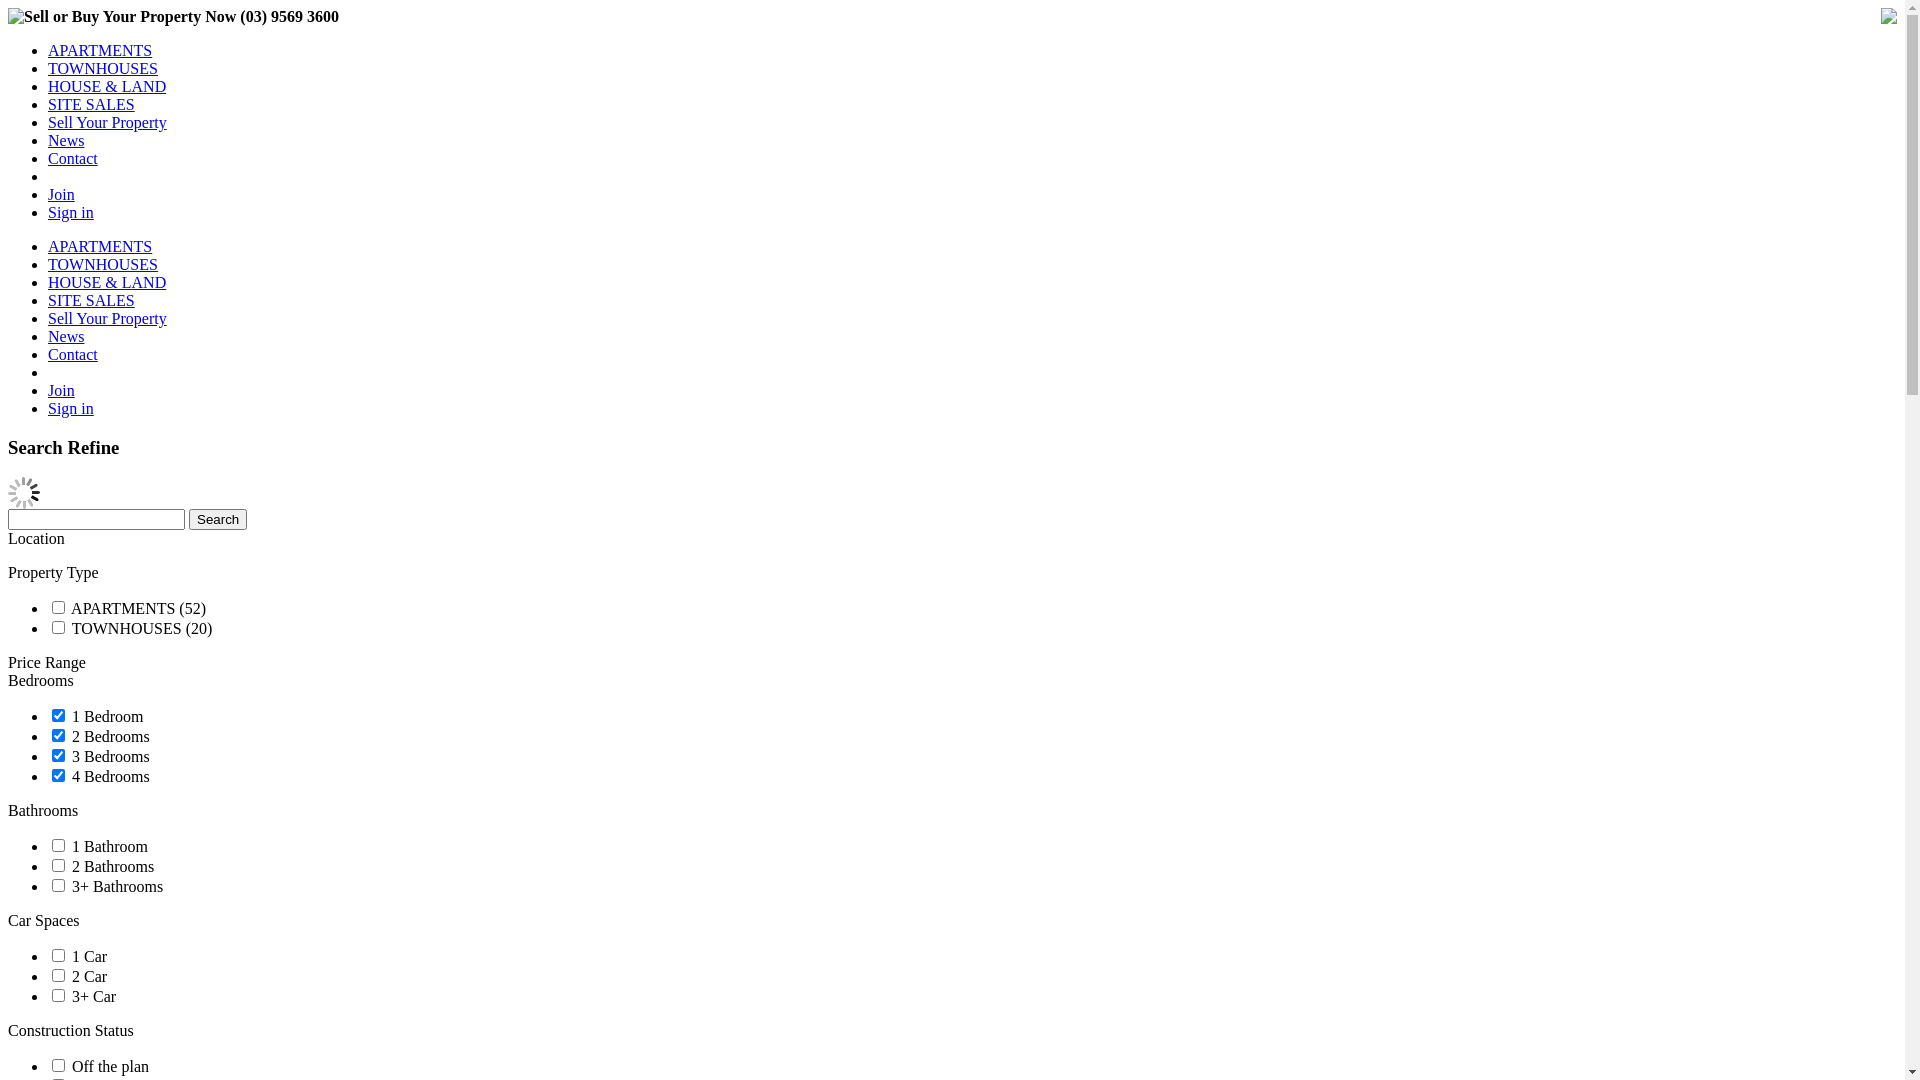 This screenshot has width=1920, height=1080. Describe the element at coordinates (61, 390) in the screenshot. I see `'Join'` at that location.